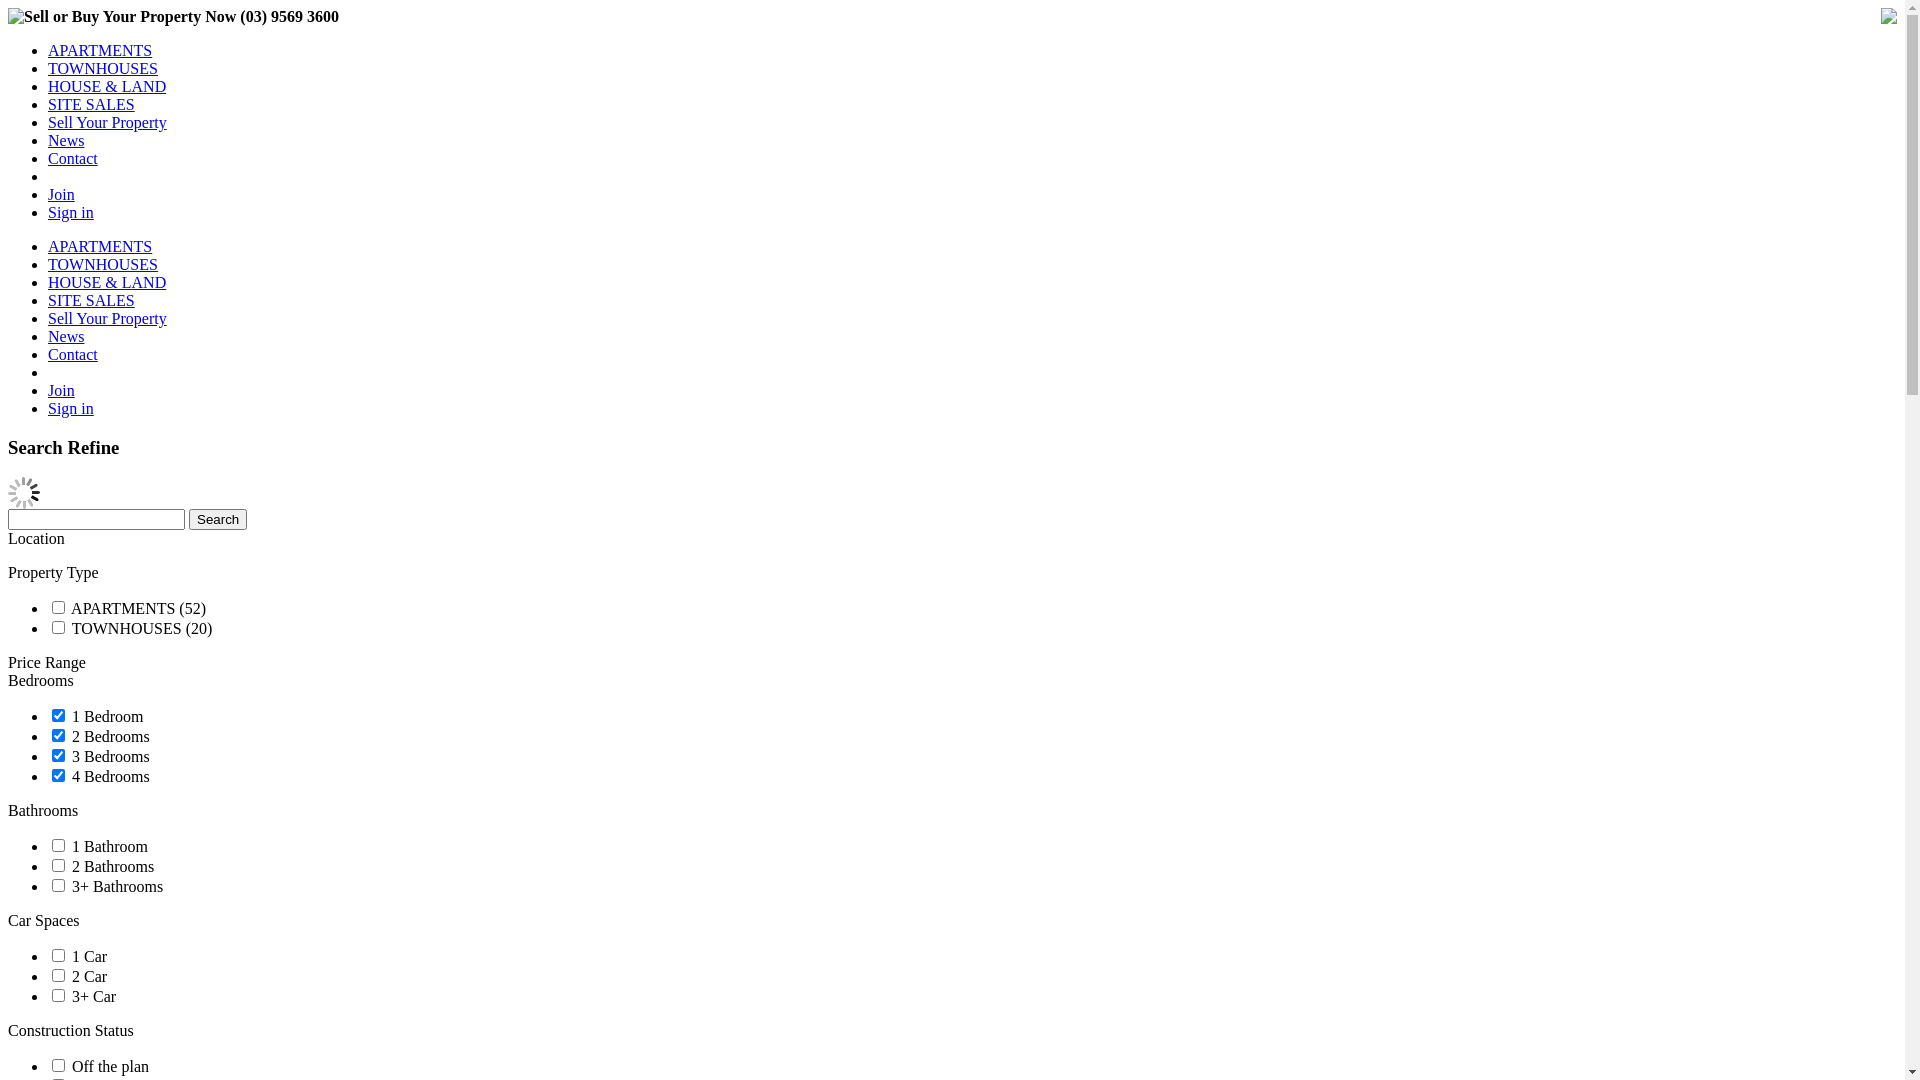 This screenshot has width=1920, height=1080. Describe the element at coordinates (61, 390) in the screenshot. I see `'Join'` at that location.